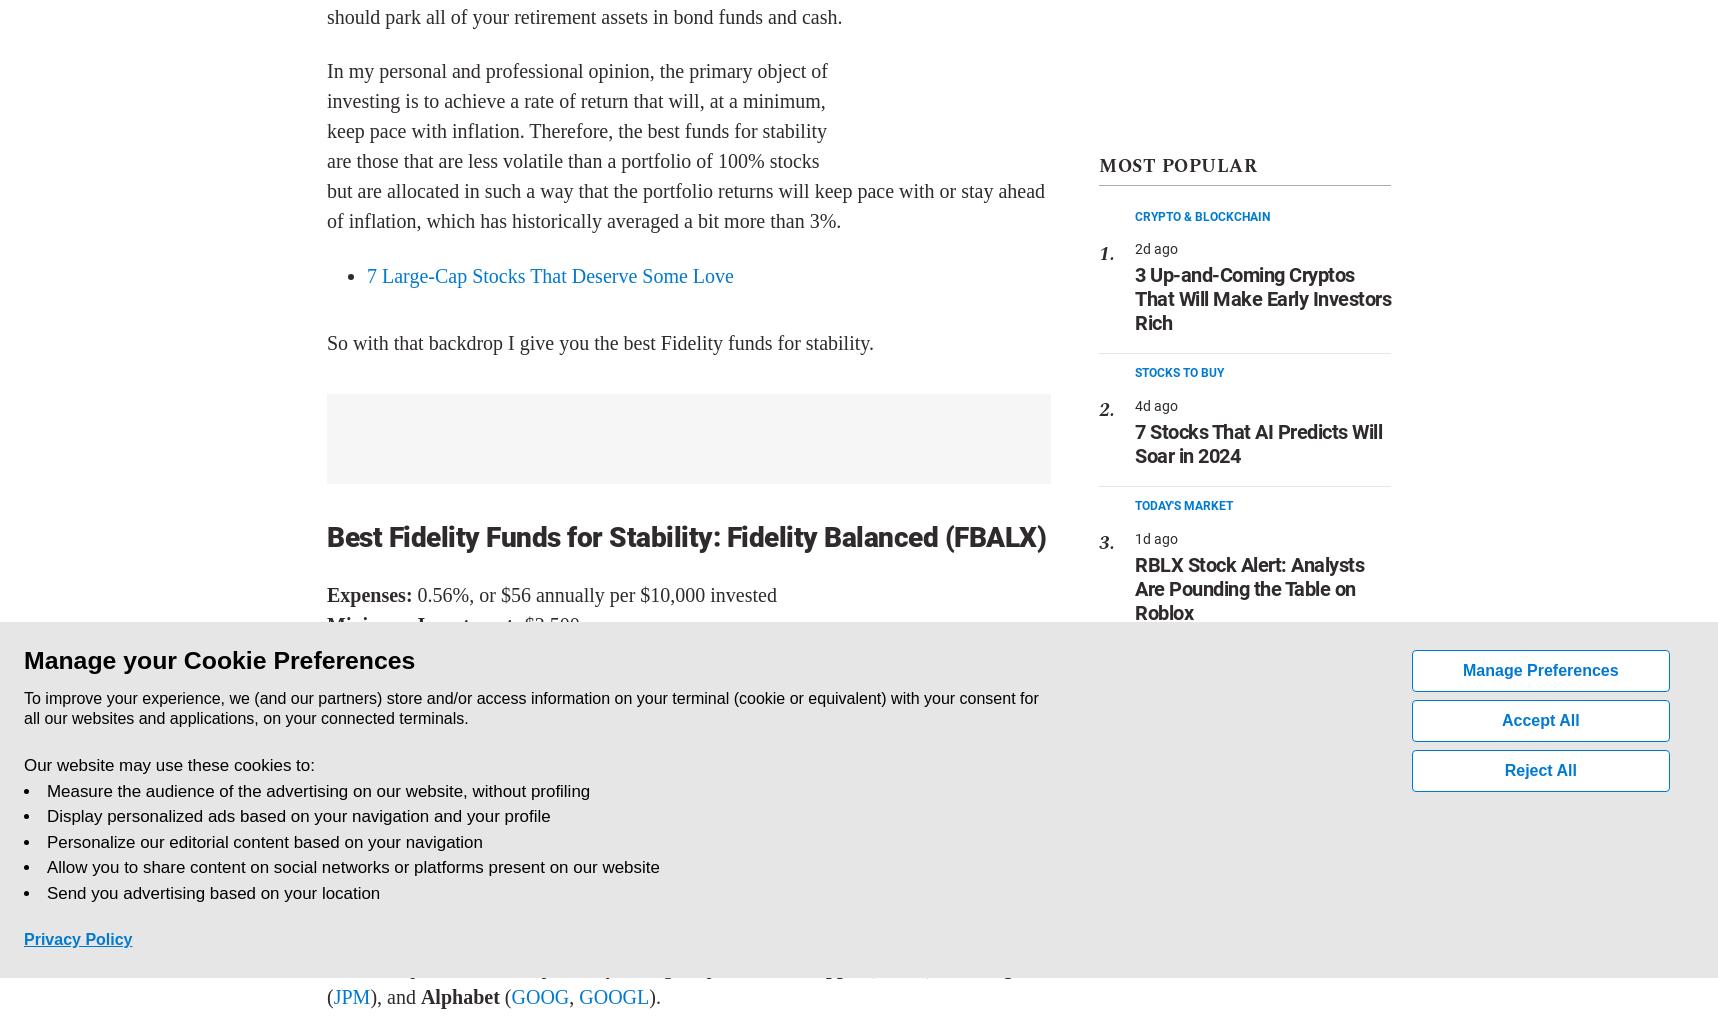  I want to click on '0.56%, or $56 annually per $10,000 invested', so click(595, 594).